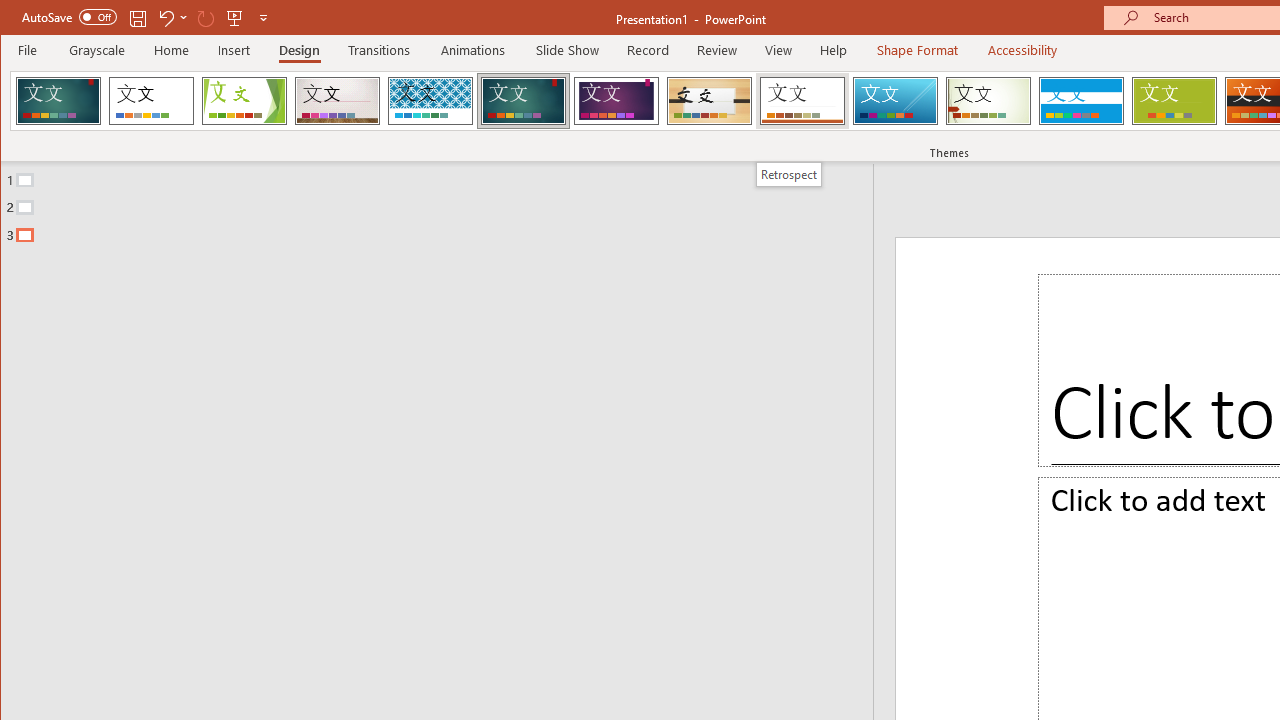 This screenshot has width=1280, height=720. What do you see at coordinates (96, 49) in the screenshot?
I see `'Grayscale'` at bounding box center [96, 49].